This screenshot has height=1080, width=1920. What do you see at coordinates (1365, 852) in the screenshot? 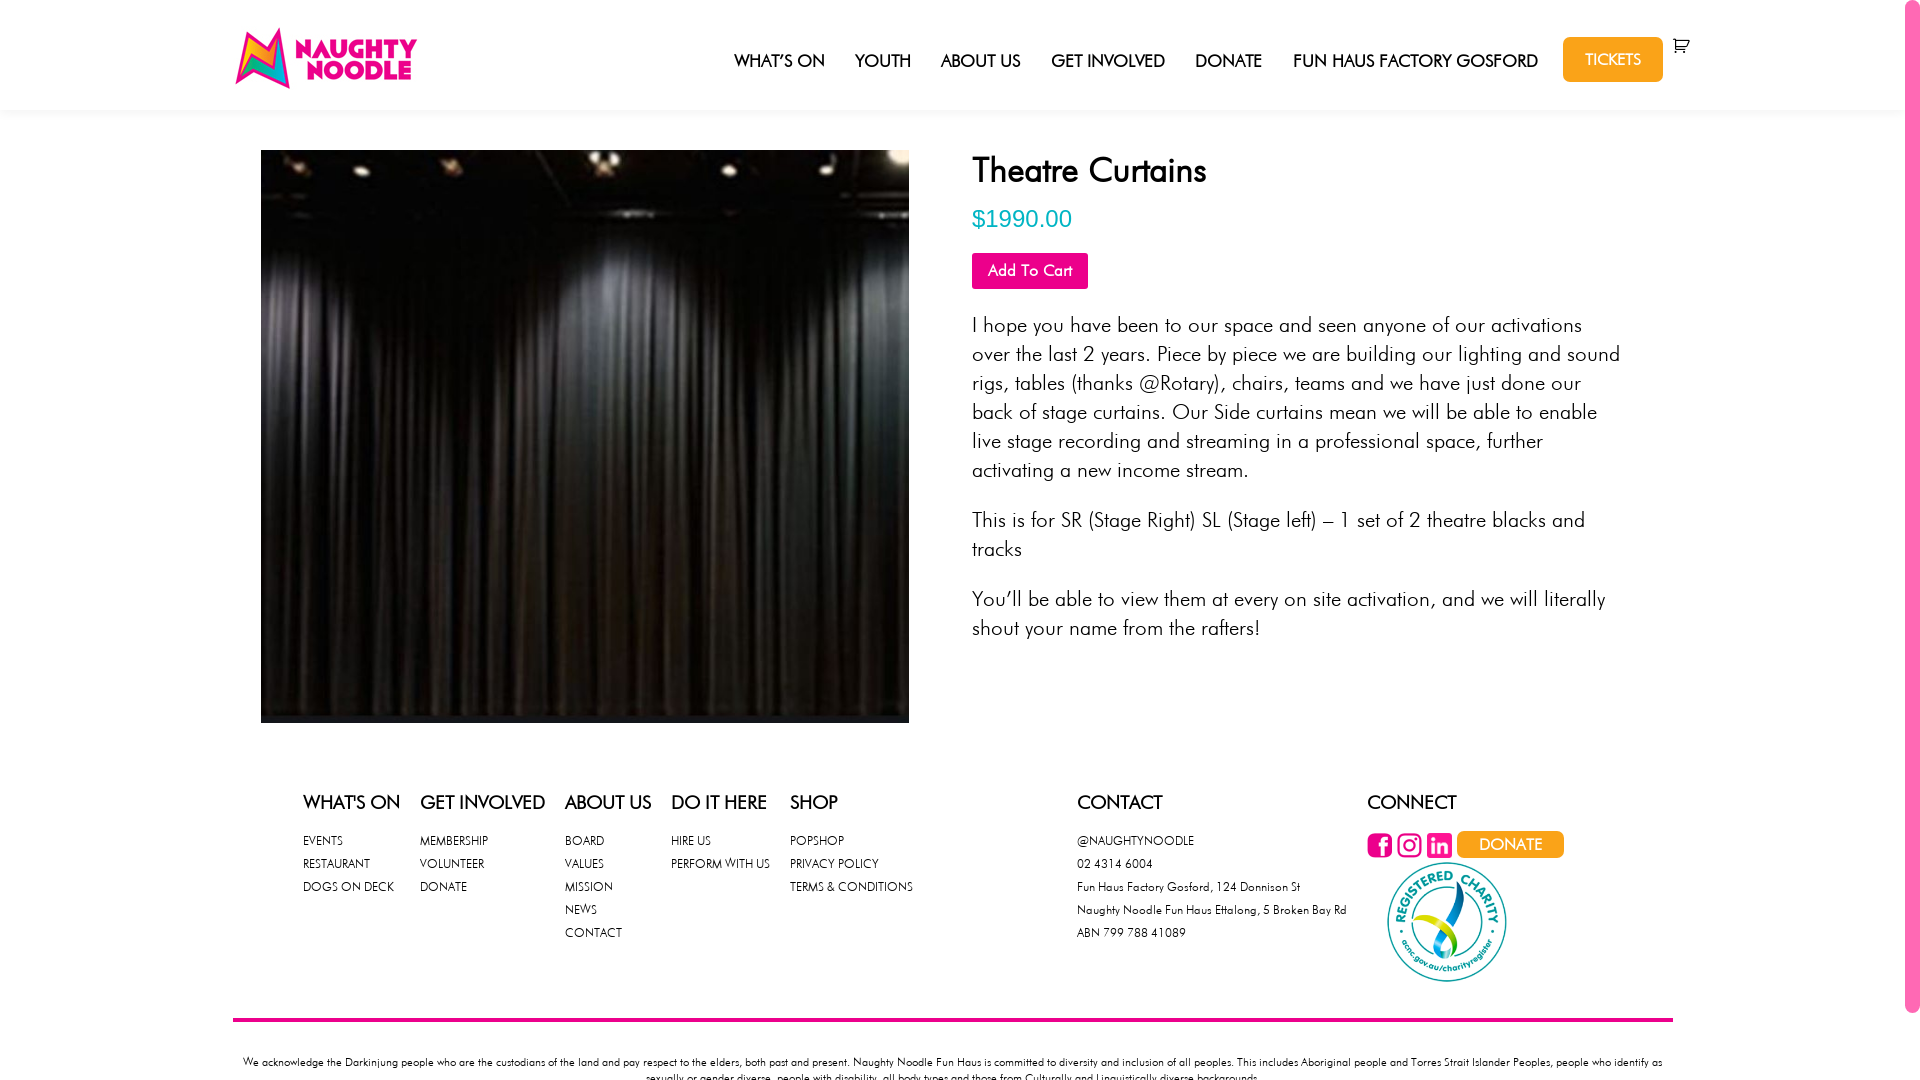
I see `'Facebook'` at bounding box center [1365, 852].